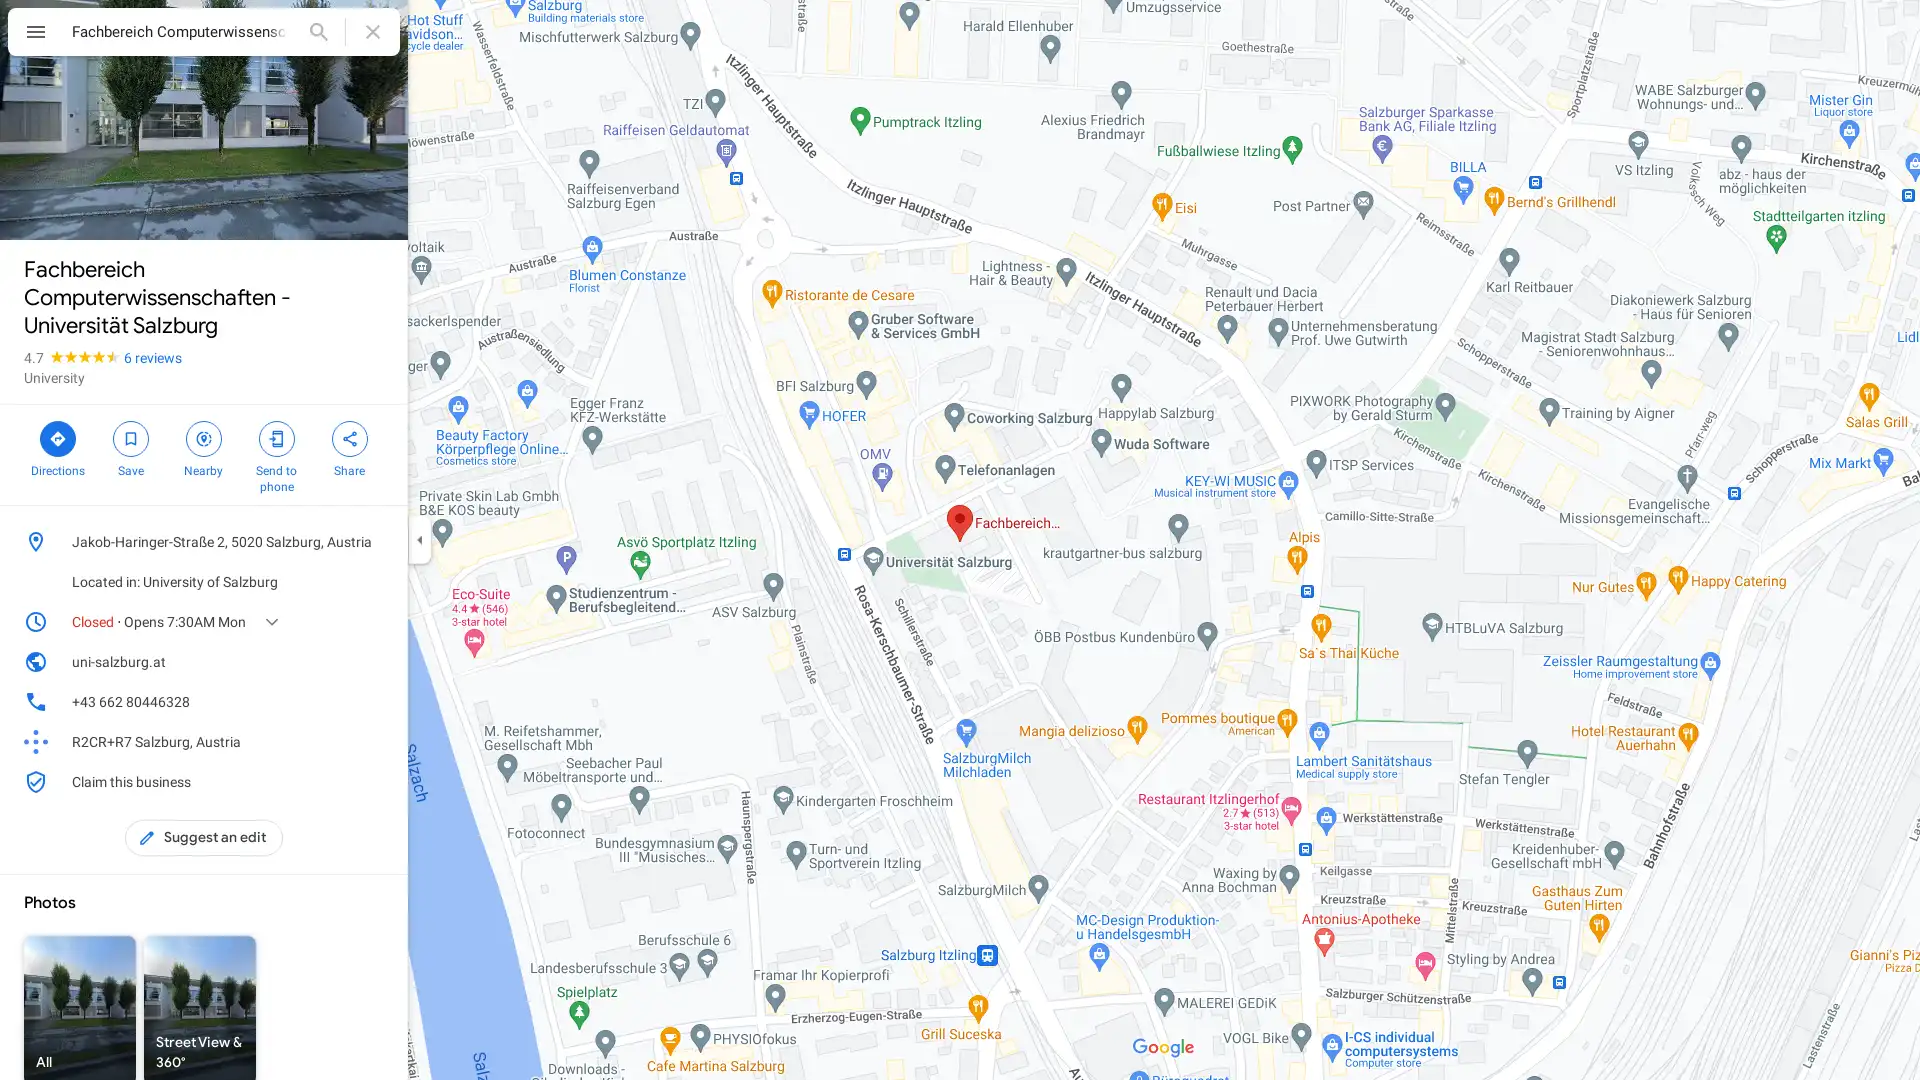 Image resolution: width=1920 pixels, height=1080 pixels. Describe the element at coordinates (73, 357) in the screenshot. I see `4.7 stars` at that location.